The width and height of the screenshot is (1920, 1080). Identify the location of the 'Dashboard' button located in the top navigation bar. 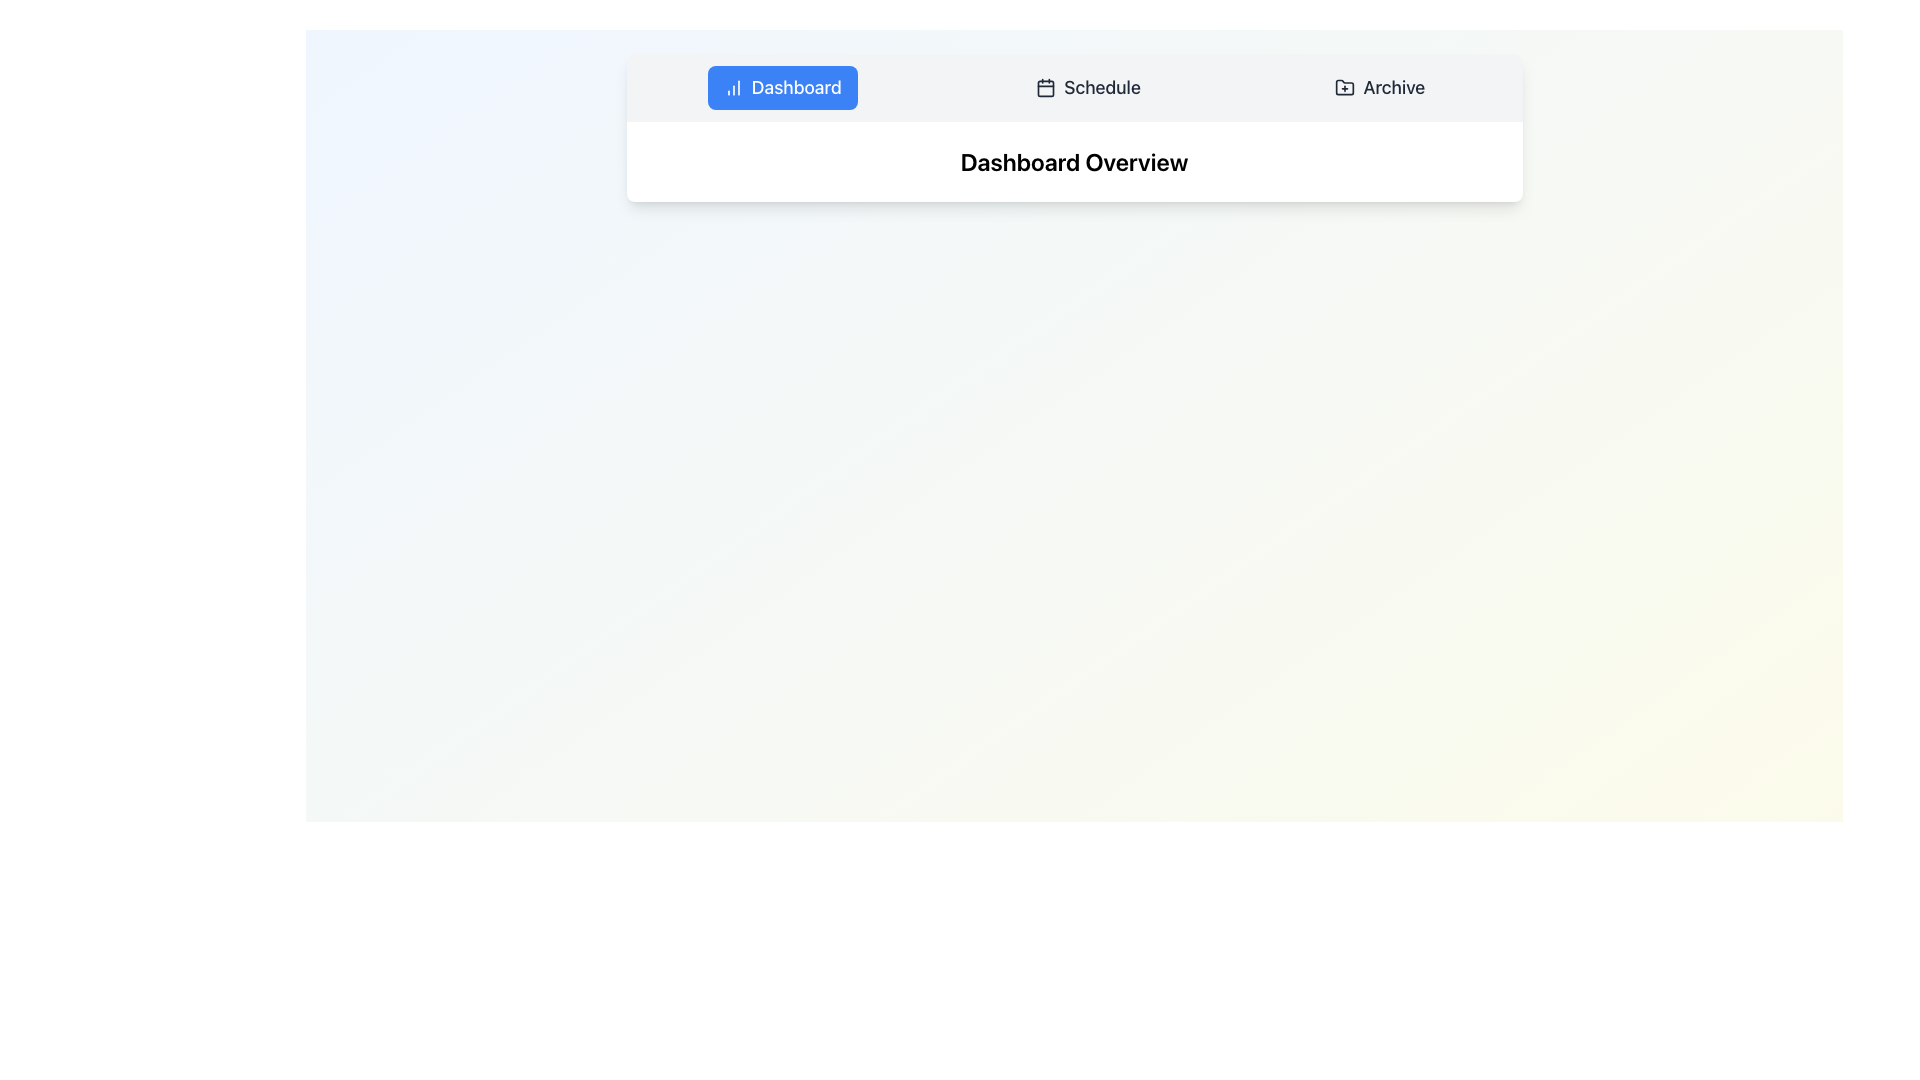
(781, 87).